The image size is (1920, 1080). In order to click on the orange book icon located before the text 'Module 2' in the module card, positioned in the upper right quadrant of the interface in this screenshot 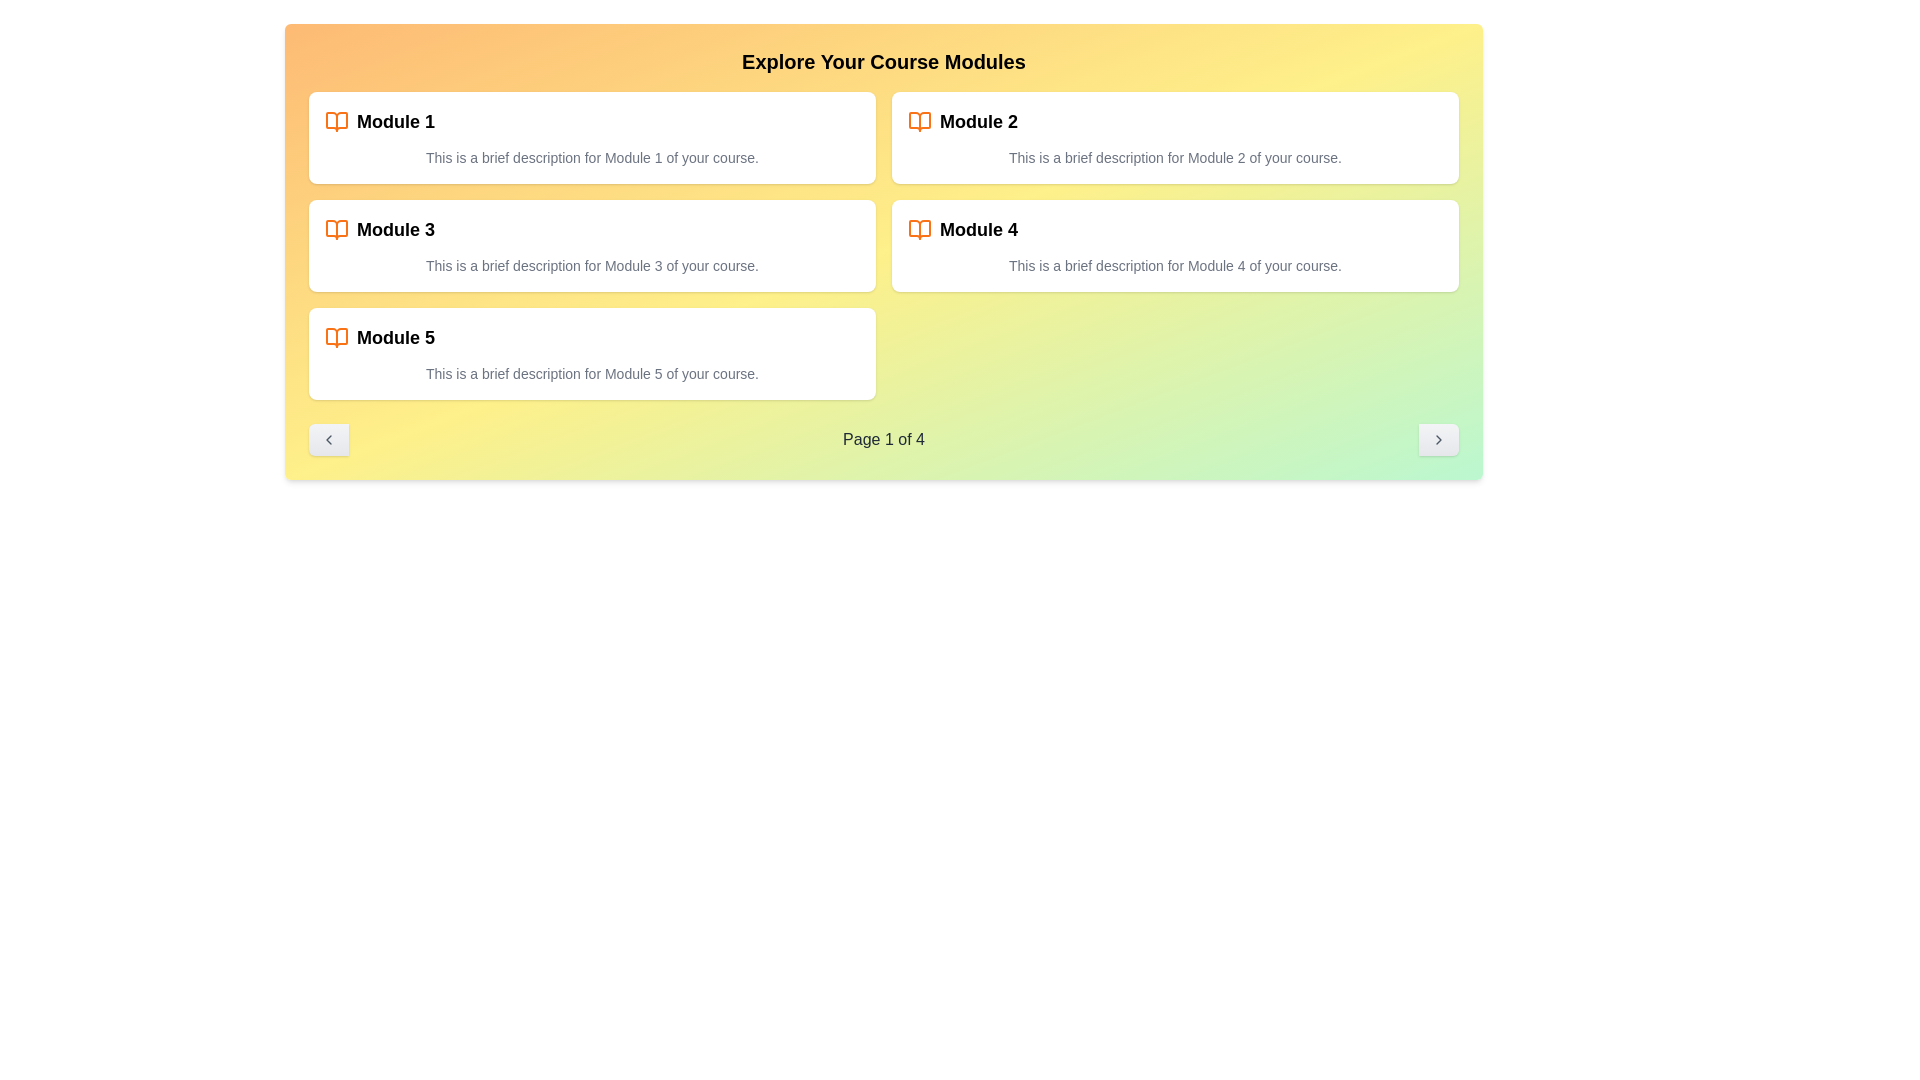, I will do `click(919, 122)`.